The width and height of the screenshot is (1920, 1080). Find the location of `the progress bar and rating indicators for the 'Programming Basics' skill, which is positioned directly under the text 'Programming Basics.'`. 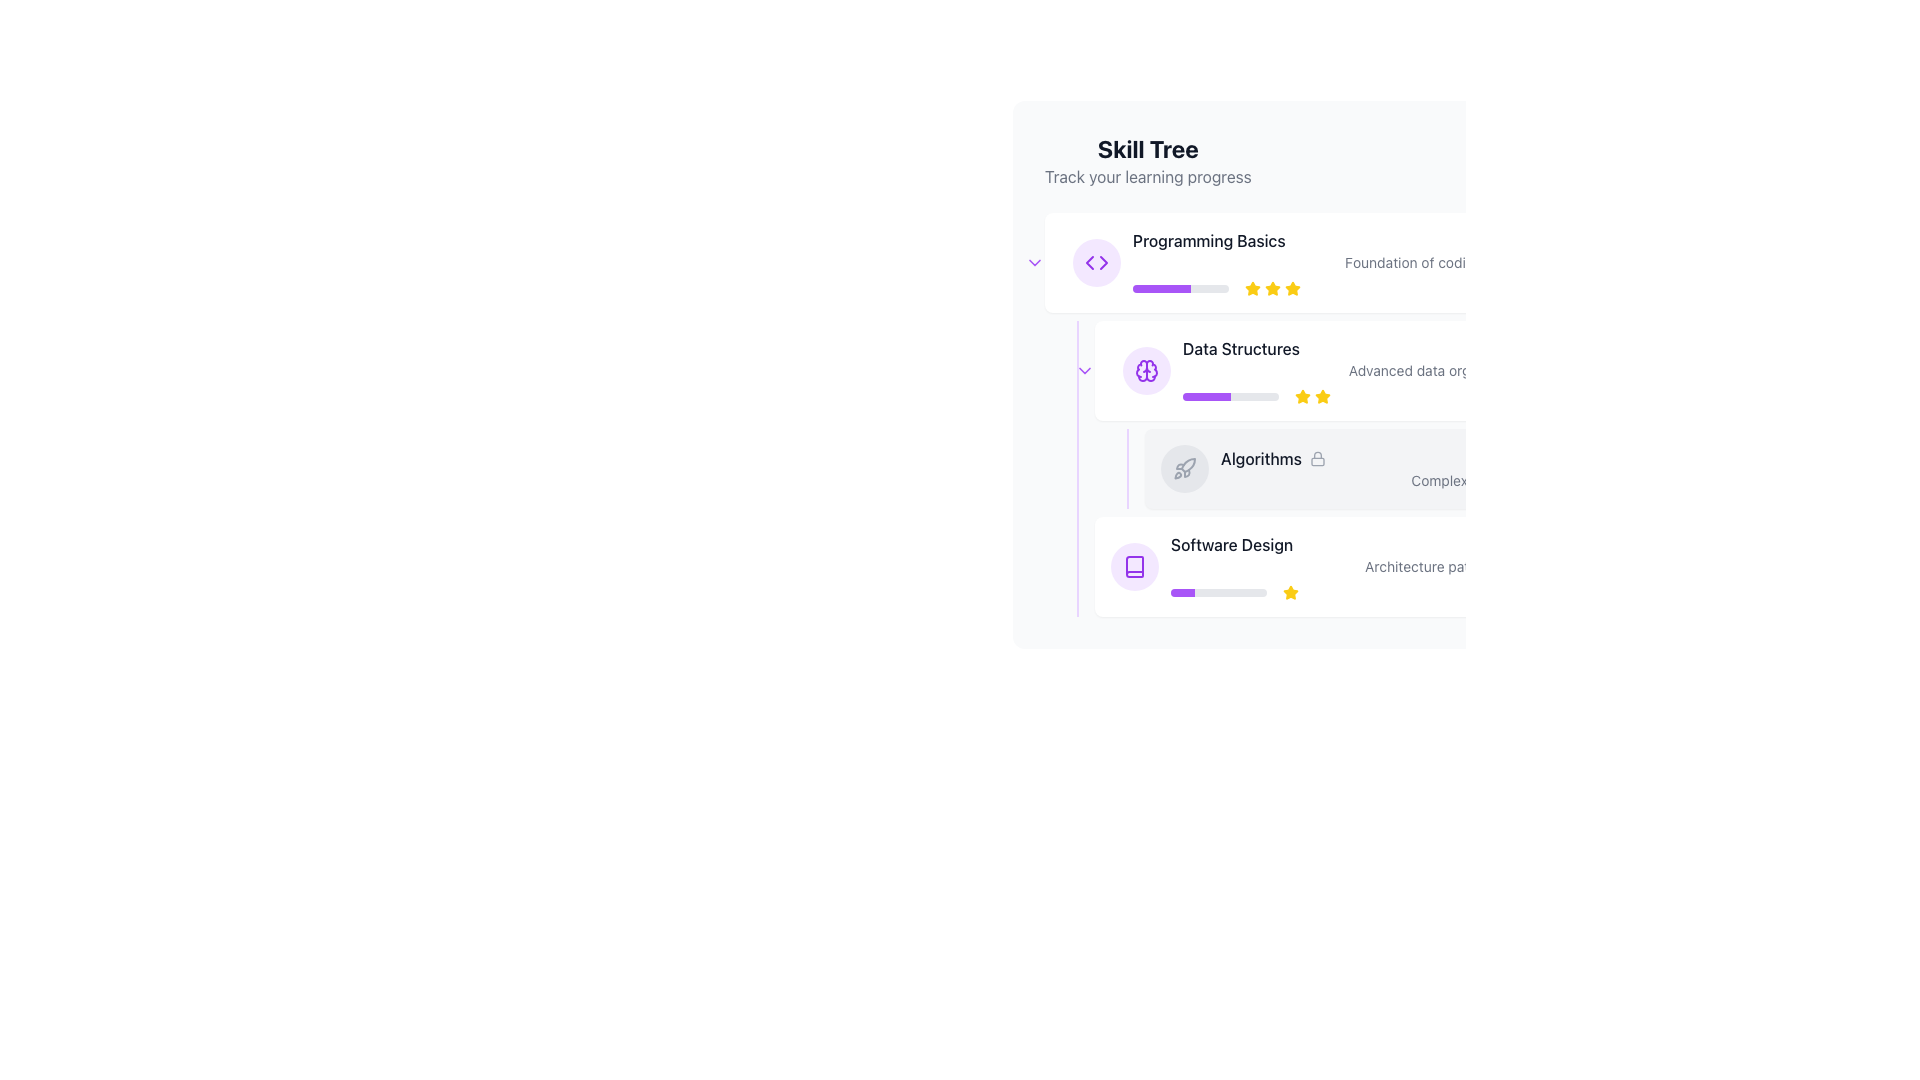

the progress bar and rating indicators for the 'Programming Basics' skill, which is positioned directly under the text 'Programming Basics.' is located at coordinates (1412, 289).